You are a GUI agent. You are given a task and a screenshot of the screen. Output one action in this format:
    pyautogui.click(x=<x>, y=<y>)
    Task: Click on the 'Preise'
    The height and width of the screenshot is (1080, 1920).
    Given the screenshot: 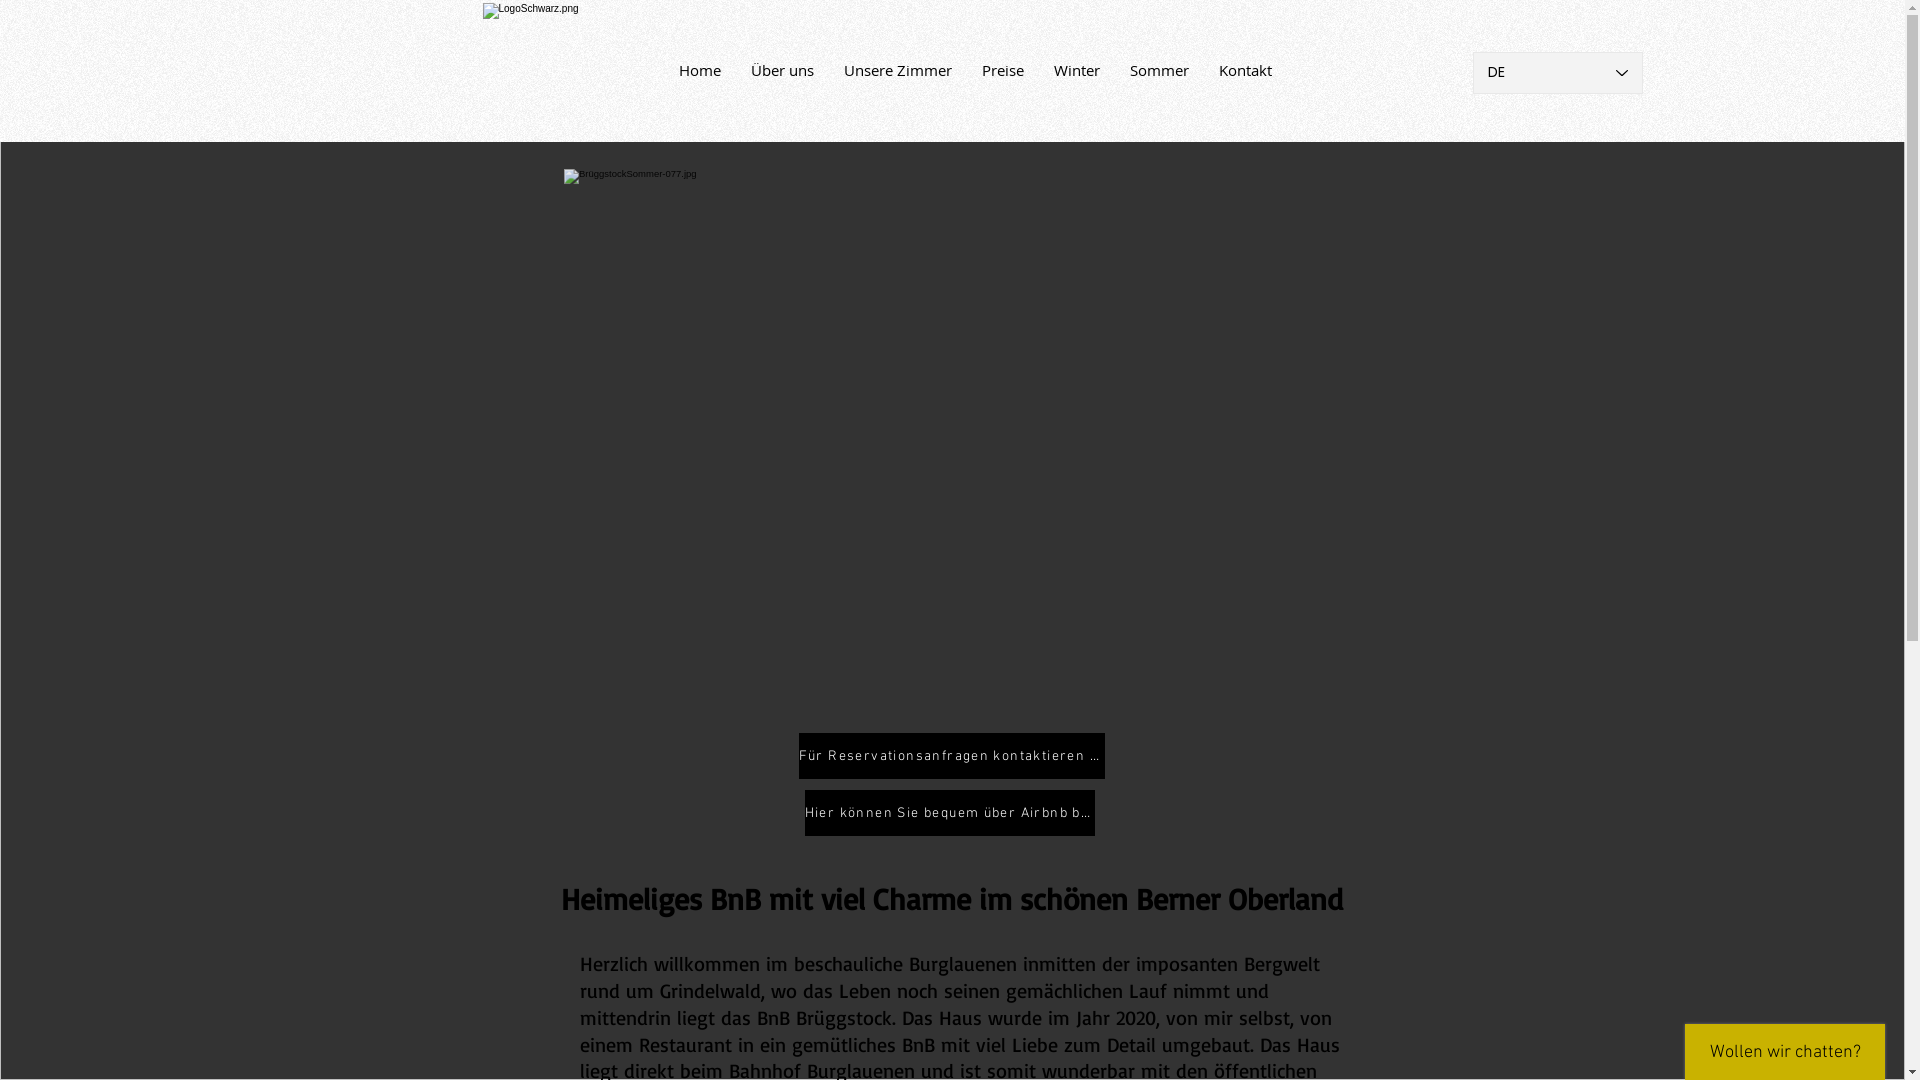 What is the action you would take?
    pyautogui.click(x=1002, y=68)
    